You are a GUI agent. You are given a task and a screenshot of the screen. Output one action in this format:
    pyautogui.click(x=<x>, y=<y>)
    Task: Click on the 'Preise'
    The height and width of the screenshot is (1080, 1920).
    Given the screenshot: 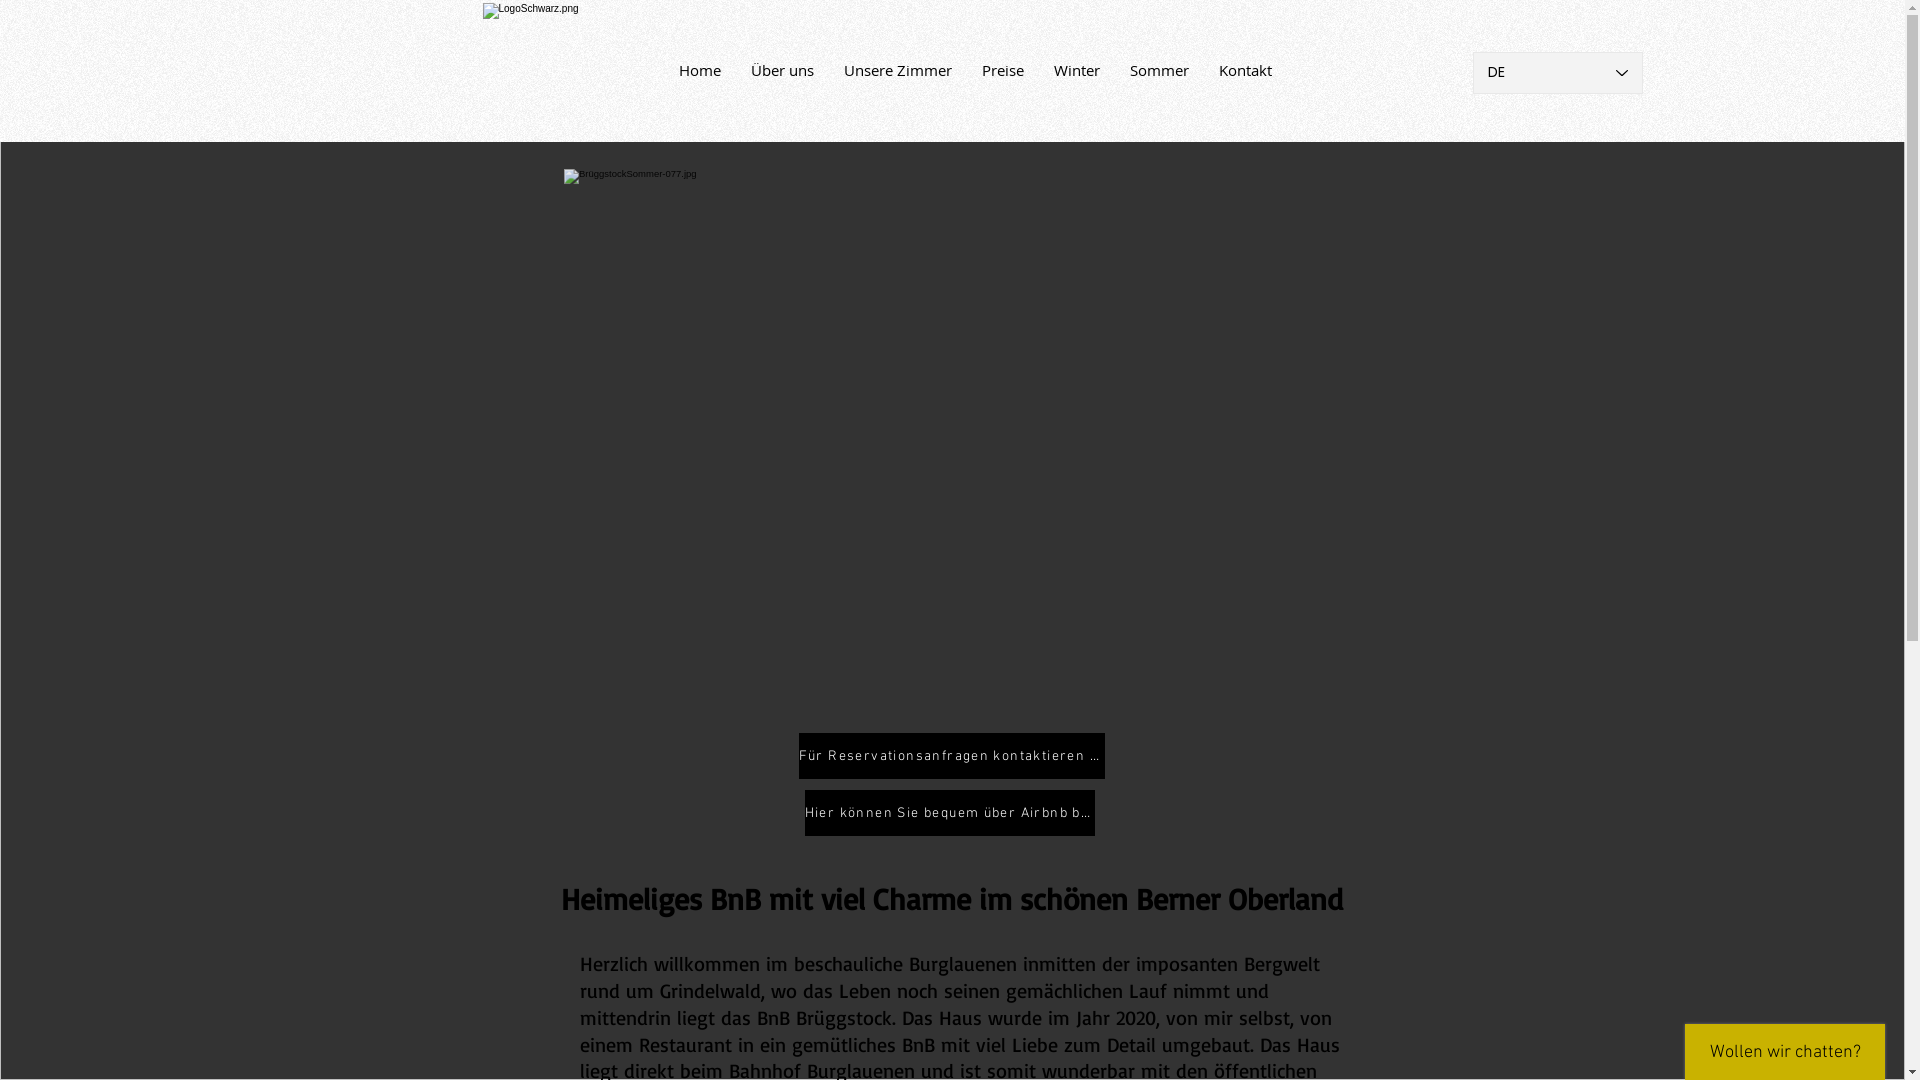 What is the action you would take?
    pyautogui.click(x=1002, y=68)
    